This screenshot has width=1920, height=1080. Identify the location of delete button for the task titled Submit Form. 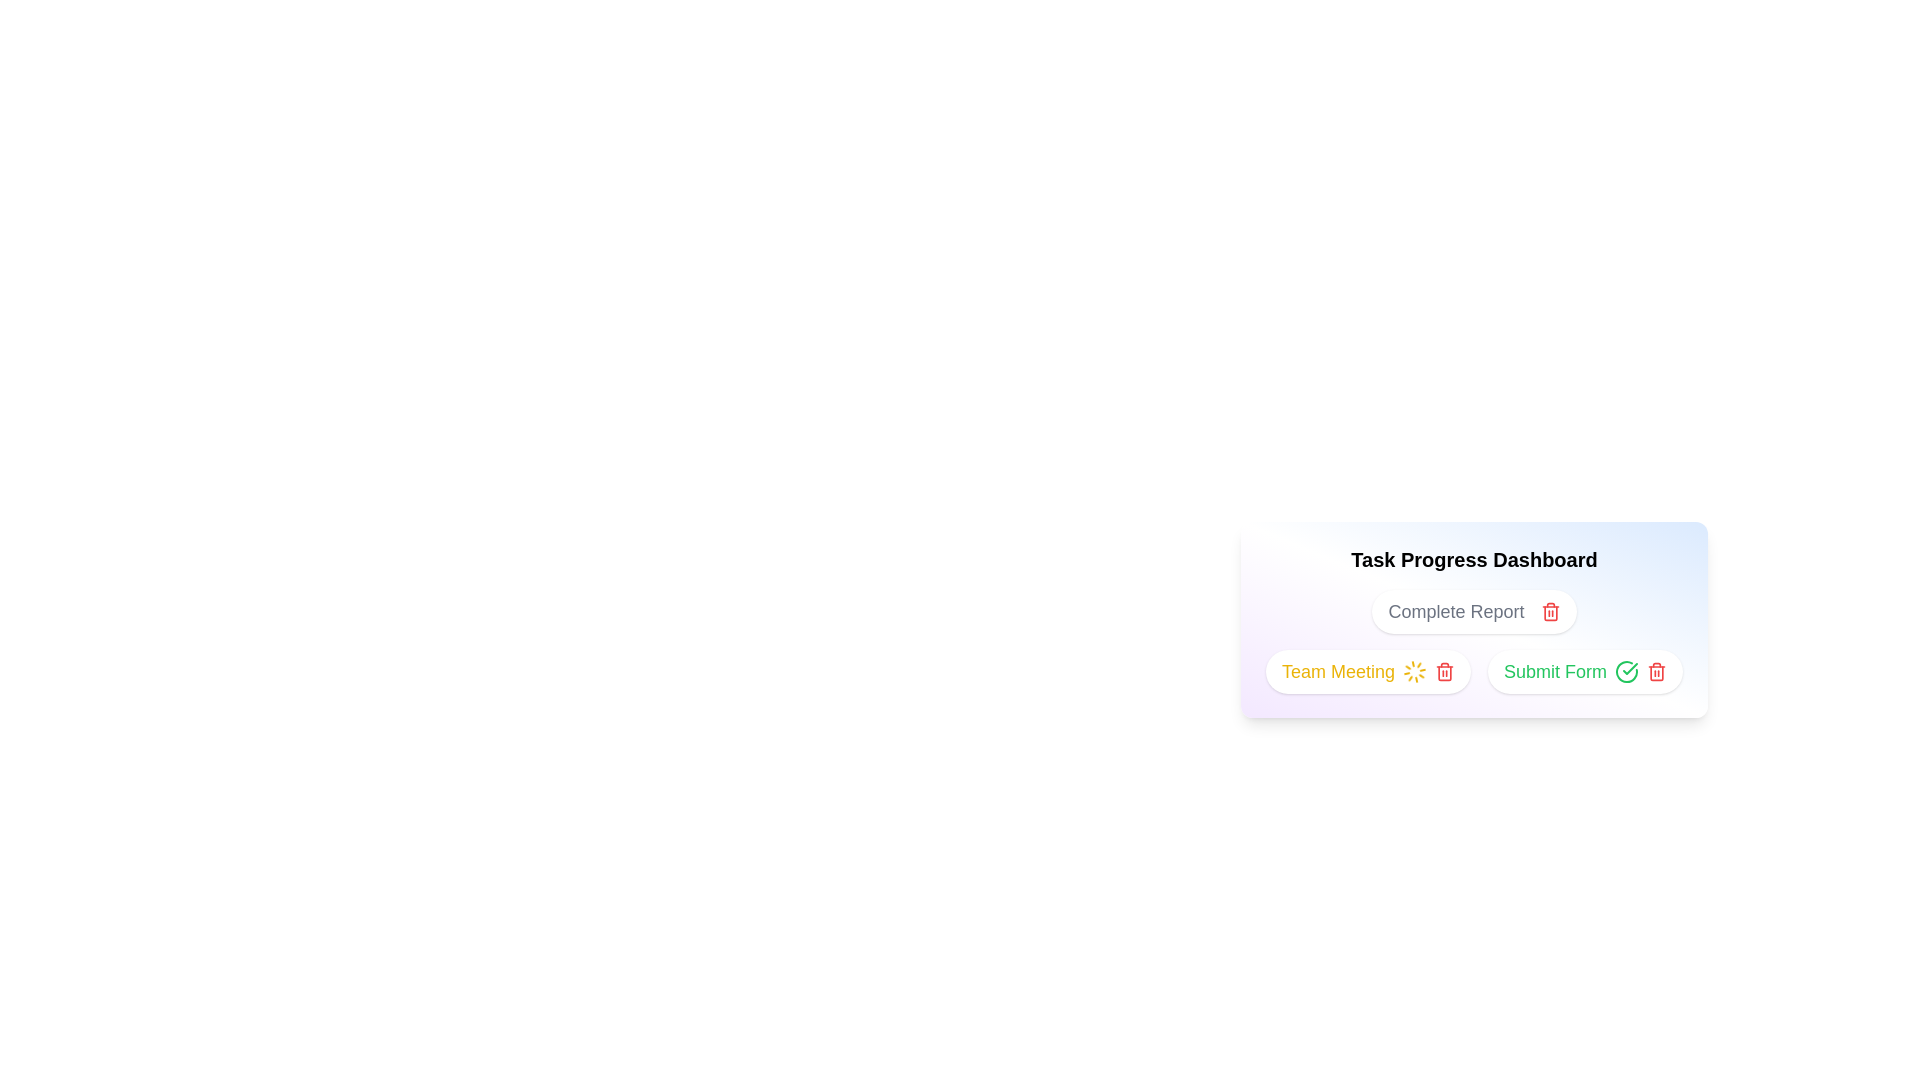
(1656, 671).